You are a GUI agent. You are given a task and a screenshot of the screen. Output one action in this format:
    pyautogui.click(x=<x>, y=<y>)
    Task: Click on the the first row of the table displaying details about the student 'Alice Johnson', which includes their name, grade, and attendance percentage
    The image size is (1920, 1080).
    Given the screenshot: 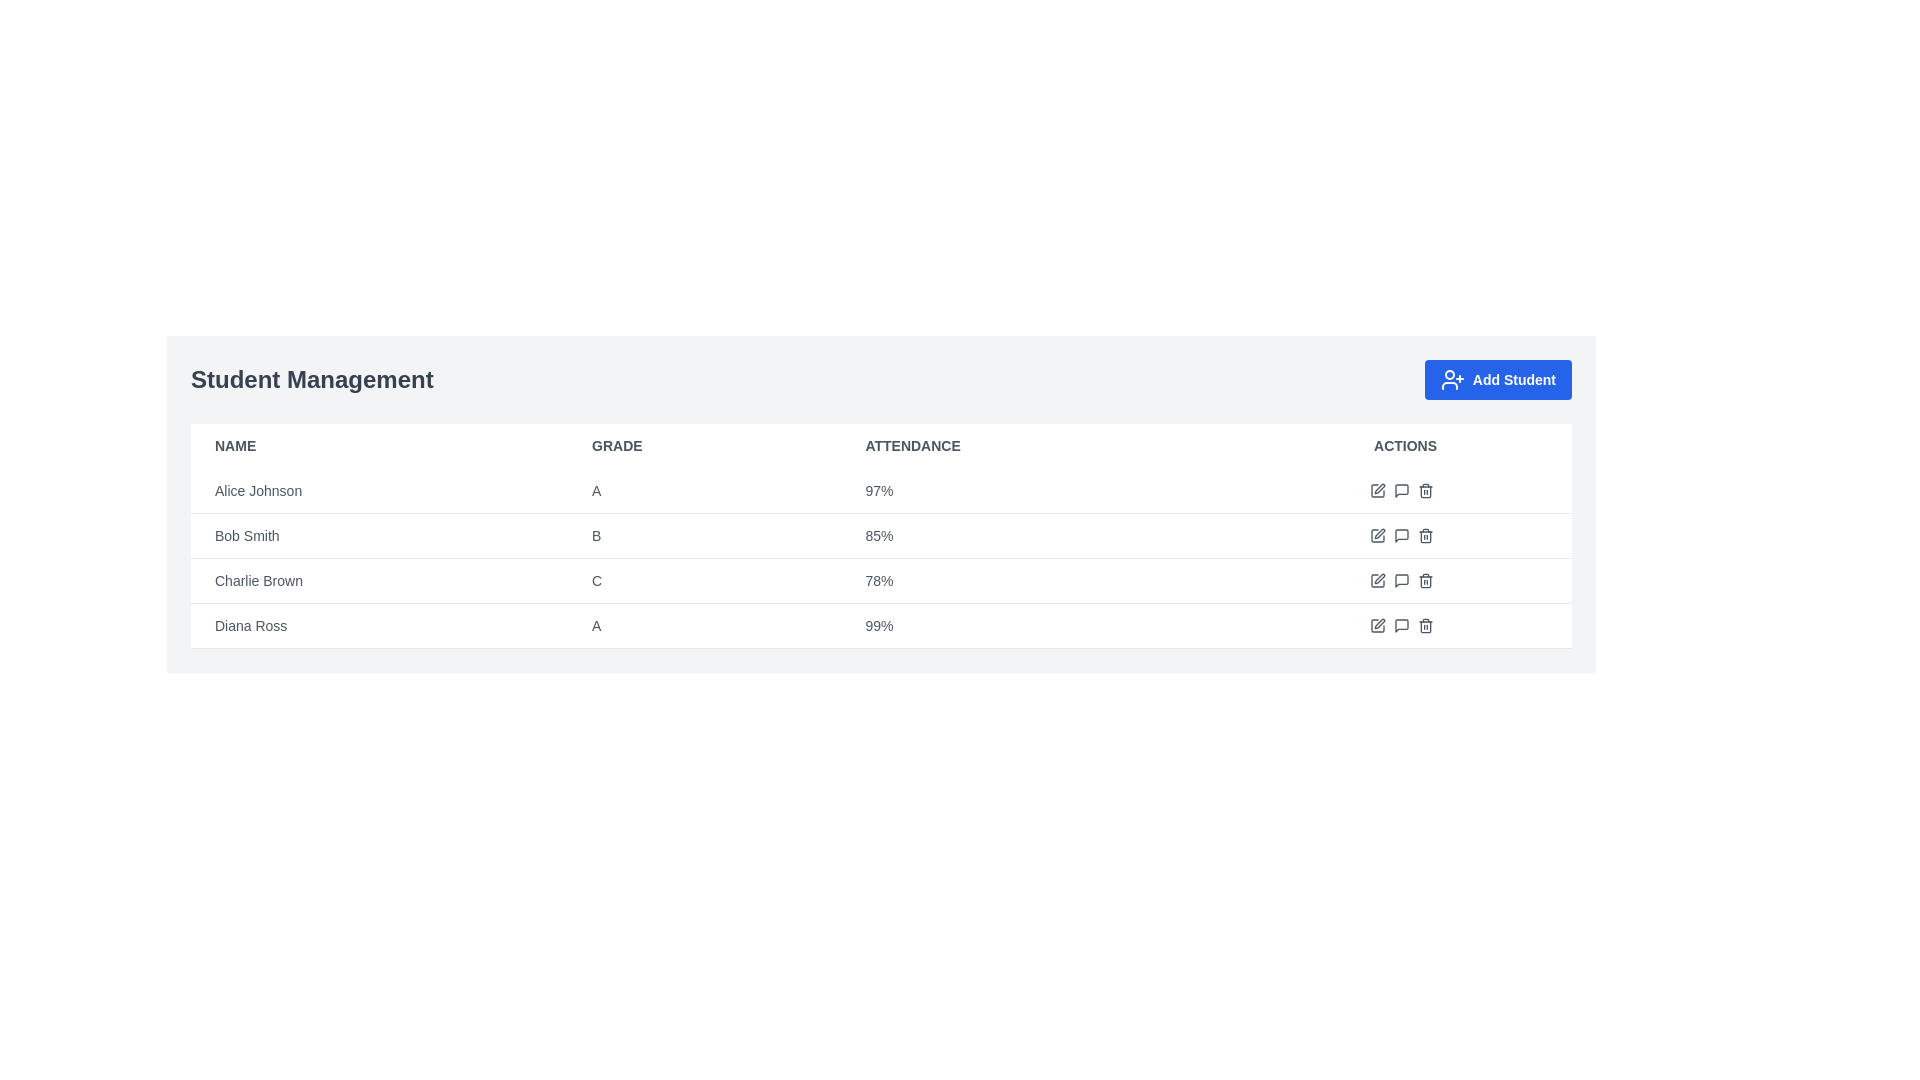 What is the action you would take?
    pyautogui.click(x=880, y=491)
    